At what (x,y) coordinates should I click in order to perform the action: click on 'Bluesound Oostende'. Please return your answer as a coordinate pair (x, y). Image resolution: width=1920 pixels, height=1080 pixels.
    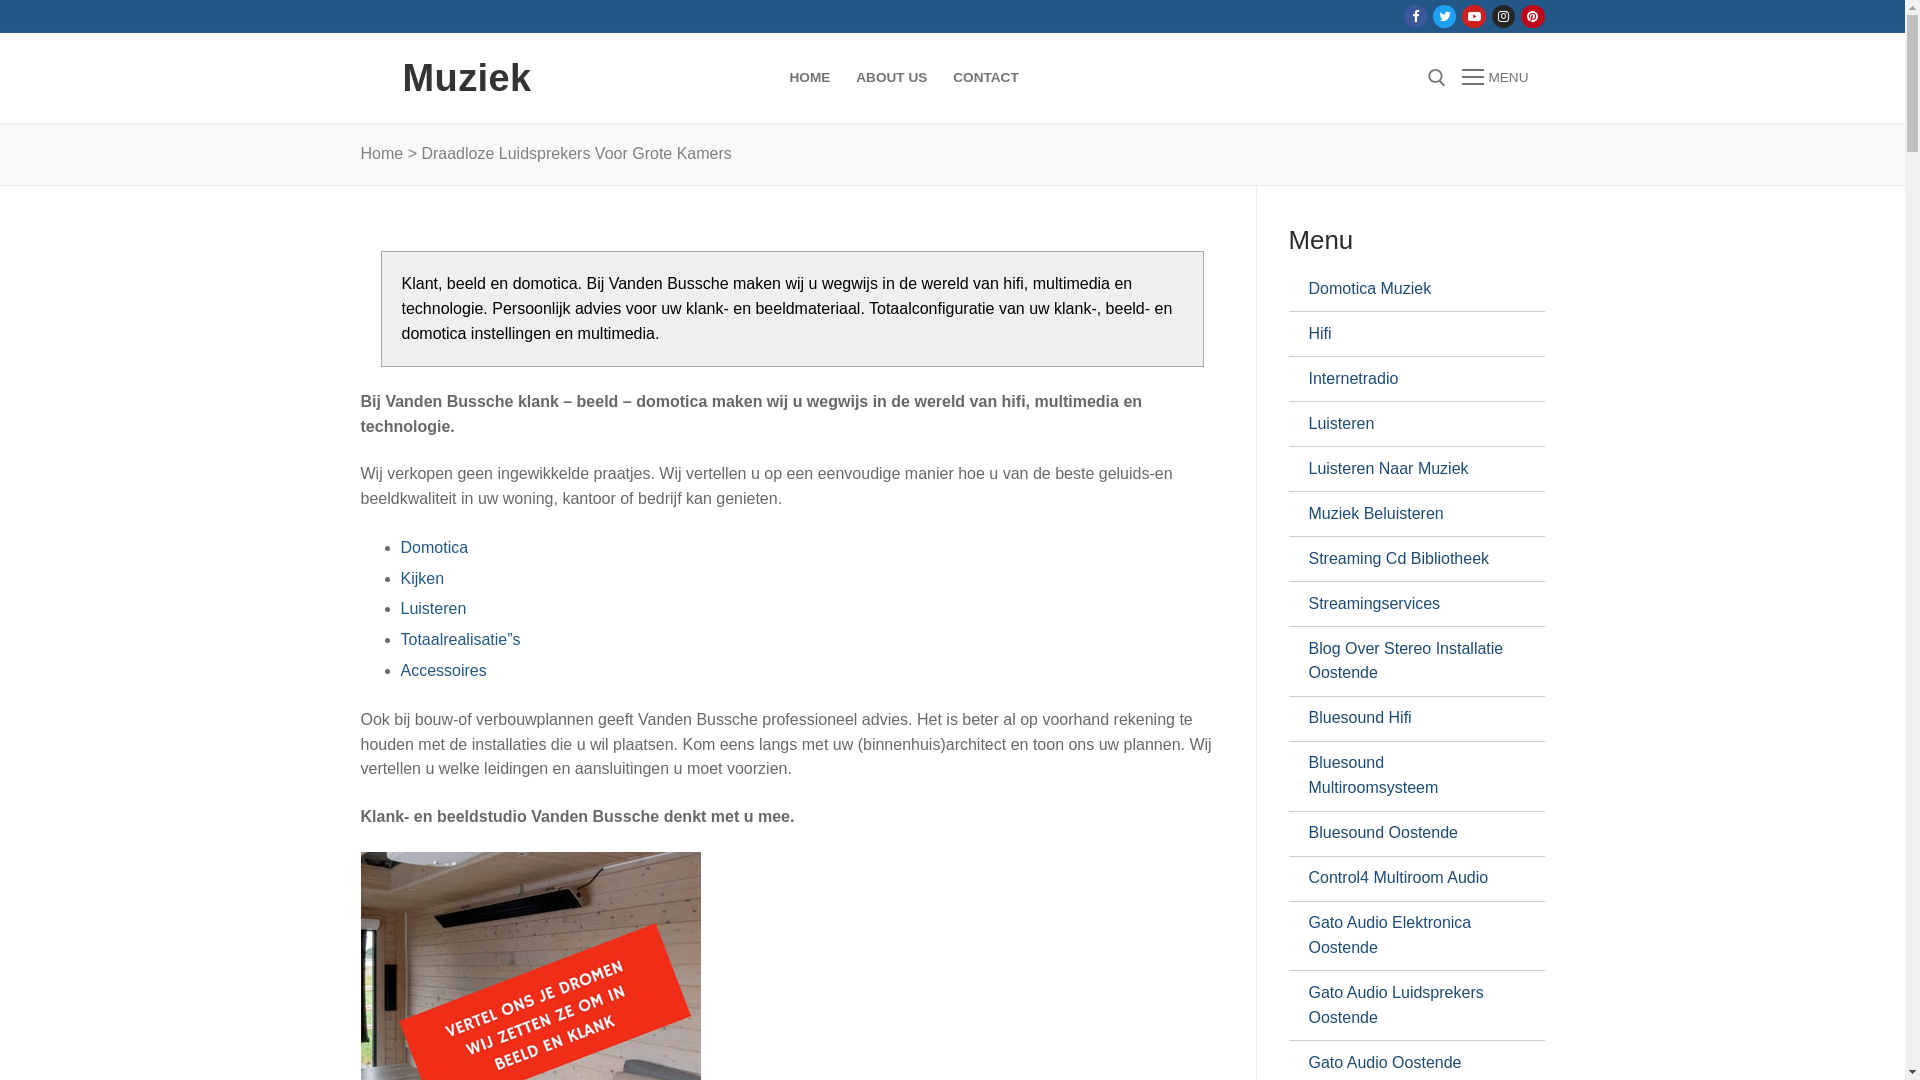
    Looking at the image, I should click on (1308, 833).